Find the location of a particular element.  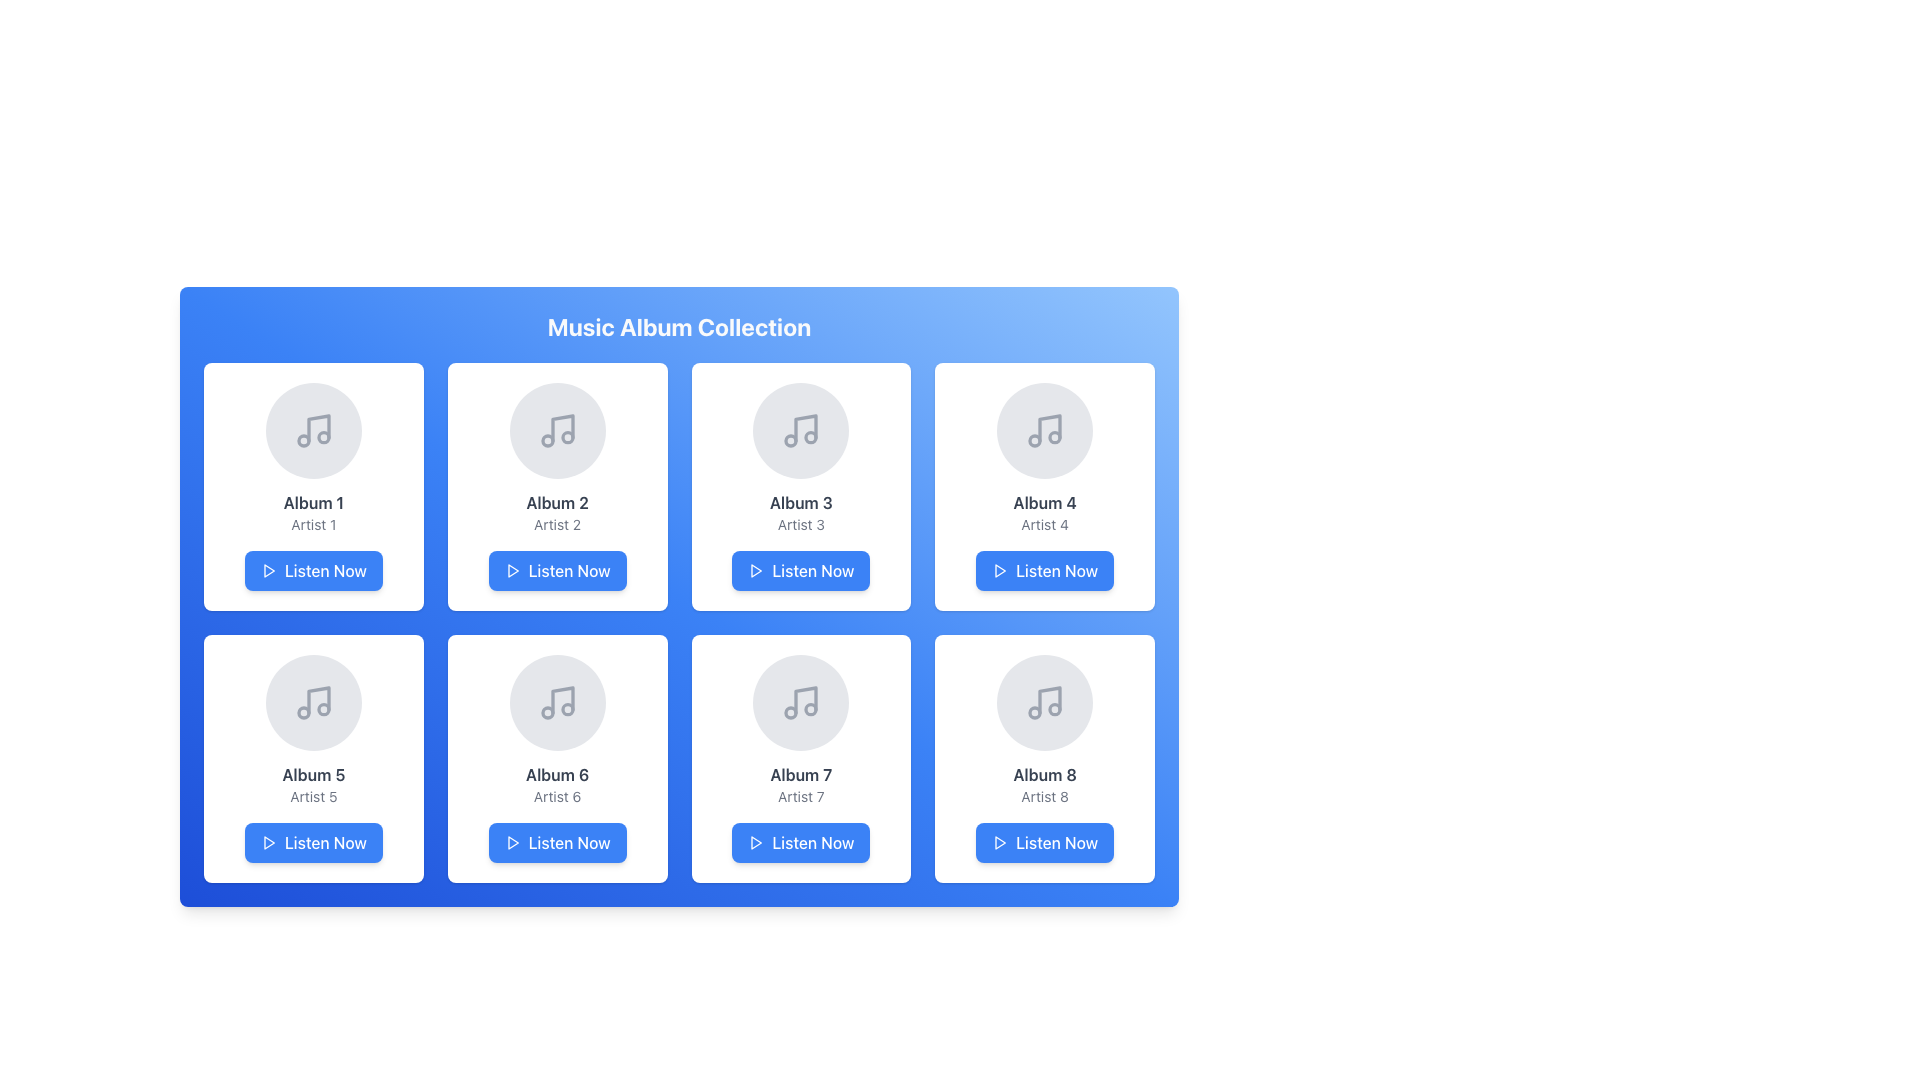

the playback button located in the bottom section of the box containing 'Album 1' and 'Artist 1' is located at coordinates (312, 570).